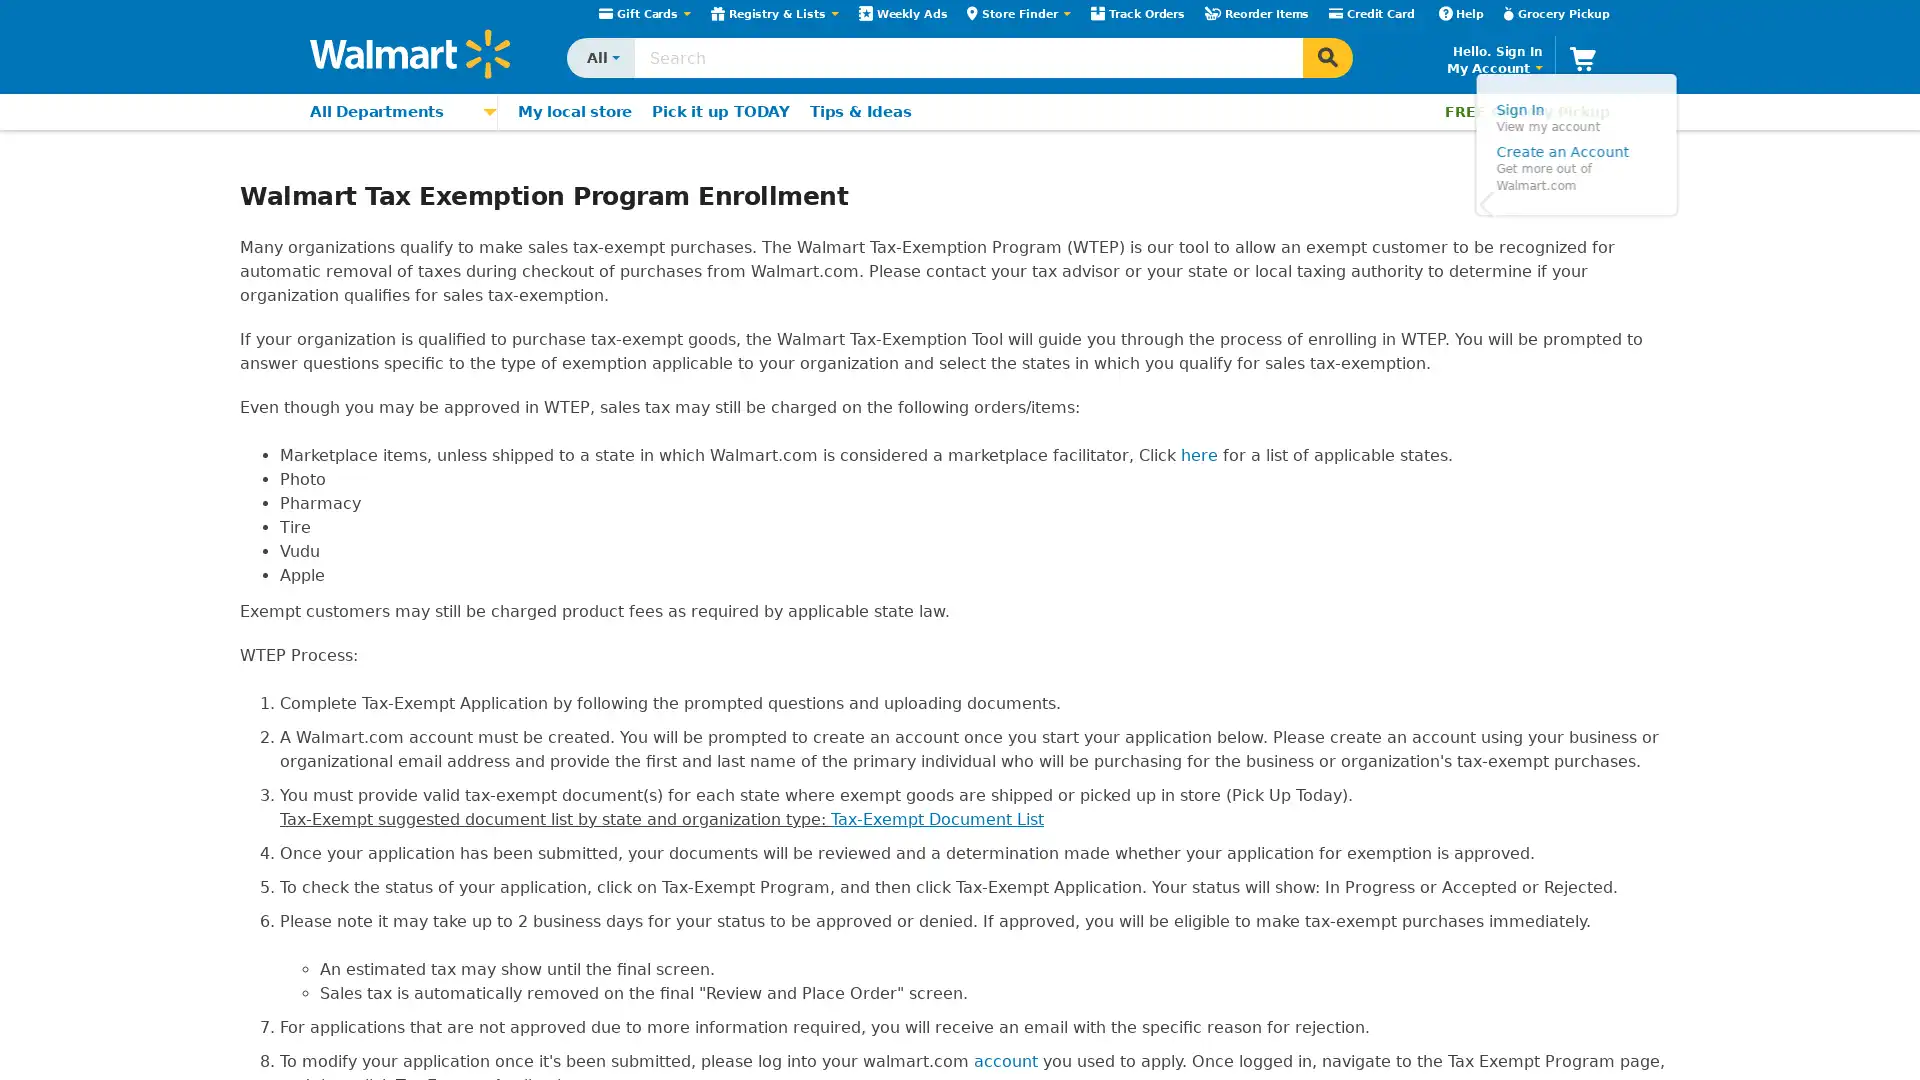 The image size is (1920, 1080). I want to click on Pharmacy, Health & Personal Care, so click(388, 438).